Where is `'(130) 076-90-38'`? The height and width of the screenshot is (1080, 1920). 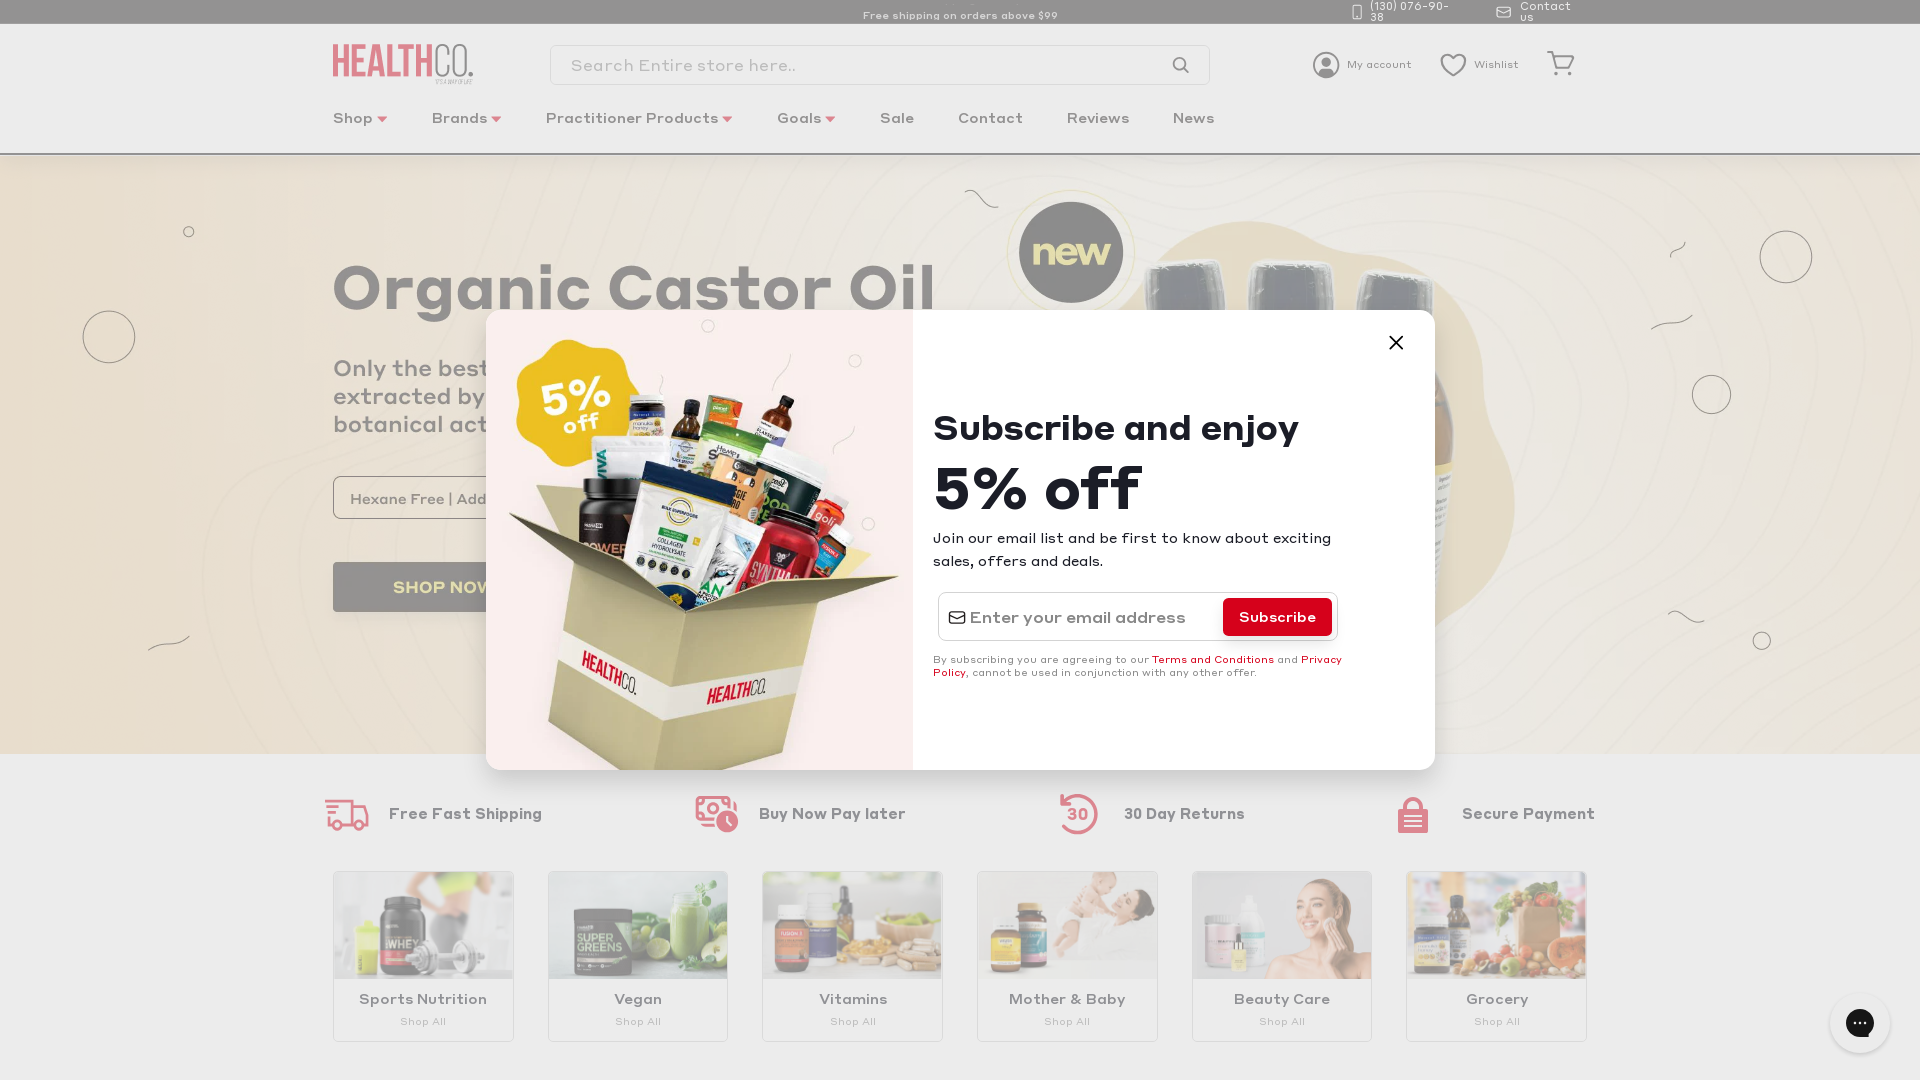
'(130) 076-90-38' is located at coordinates (1405, 11).